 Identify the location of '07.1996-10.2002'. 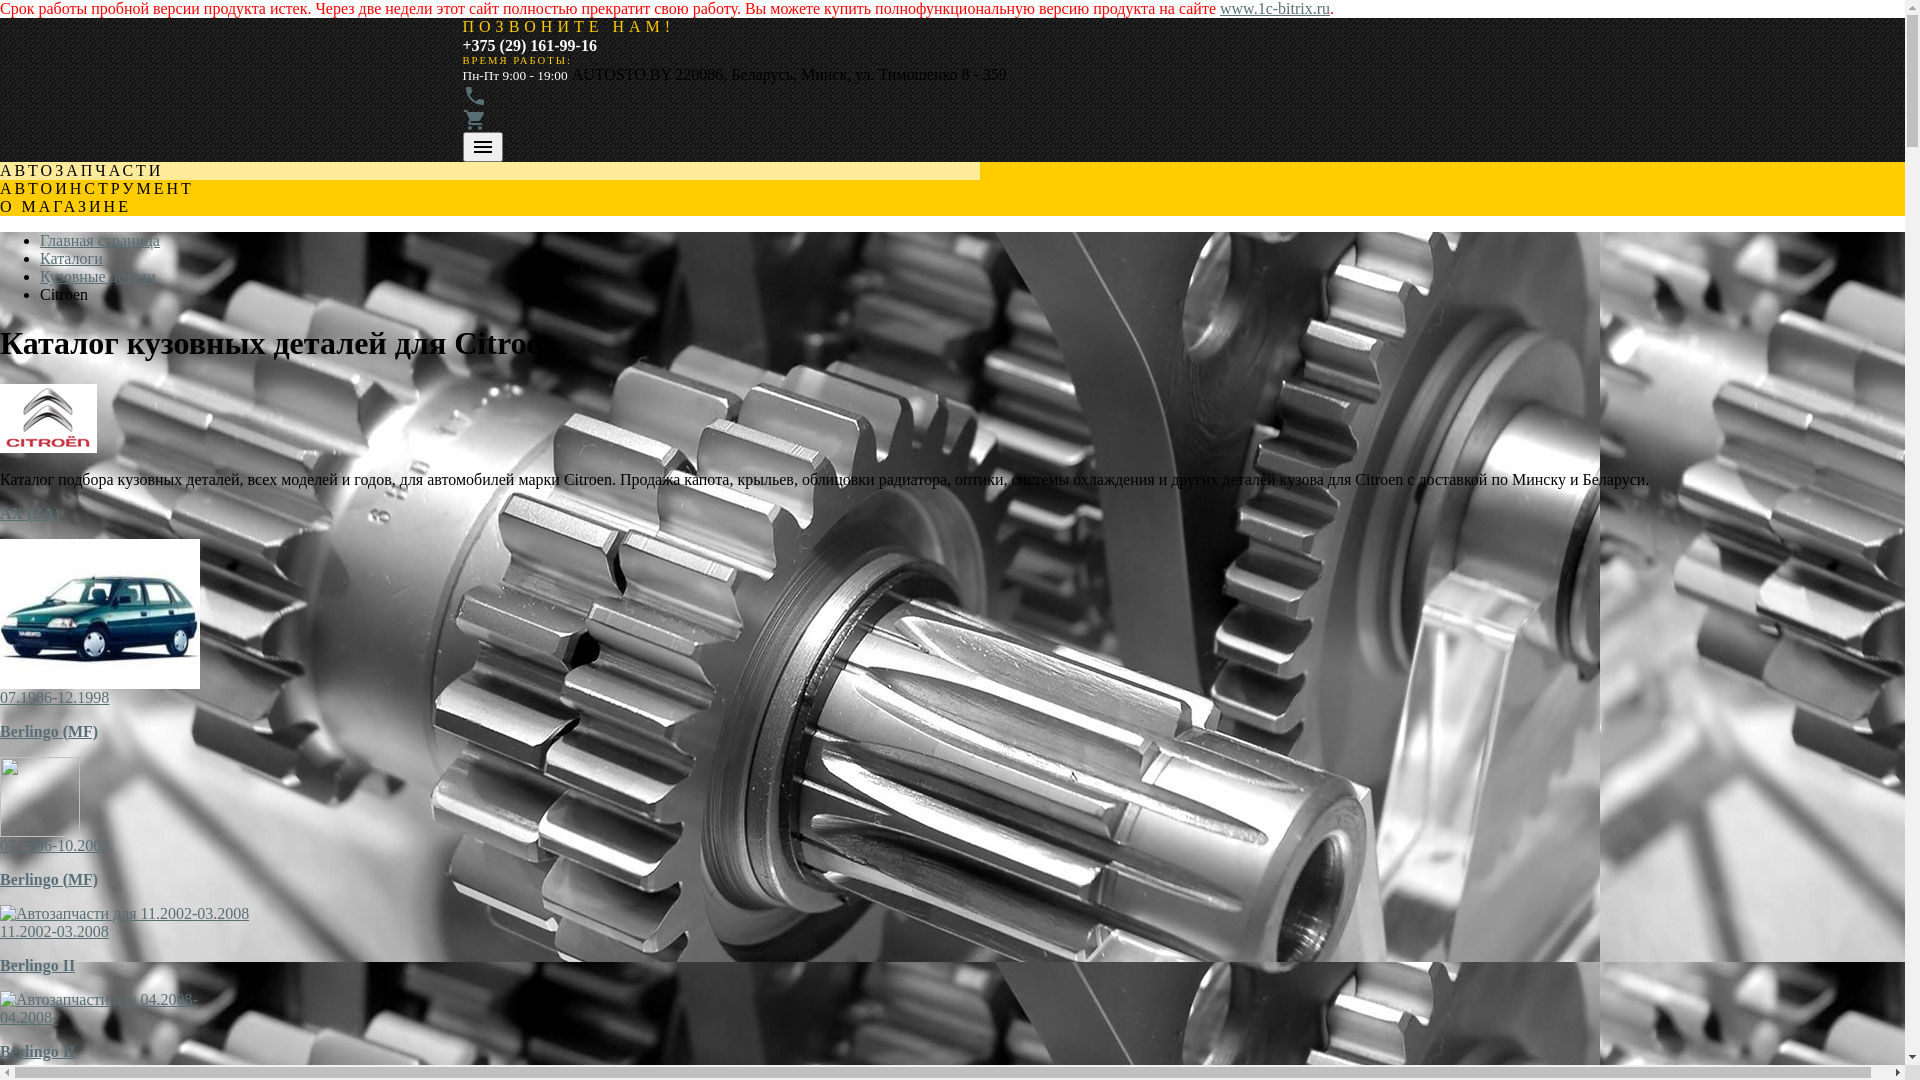
(54, 845).